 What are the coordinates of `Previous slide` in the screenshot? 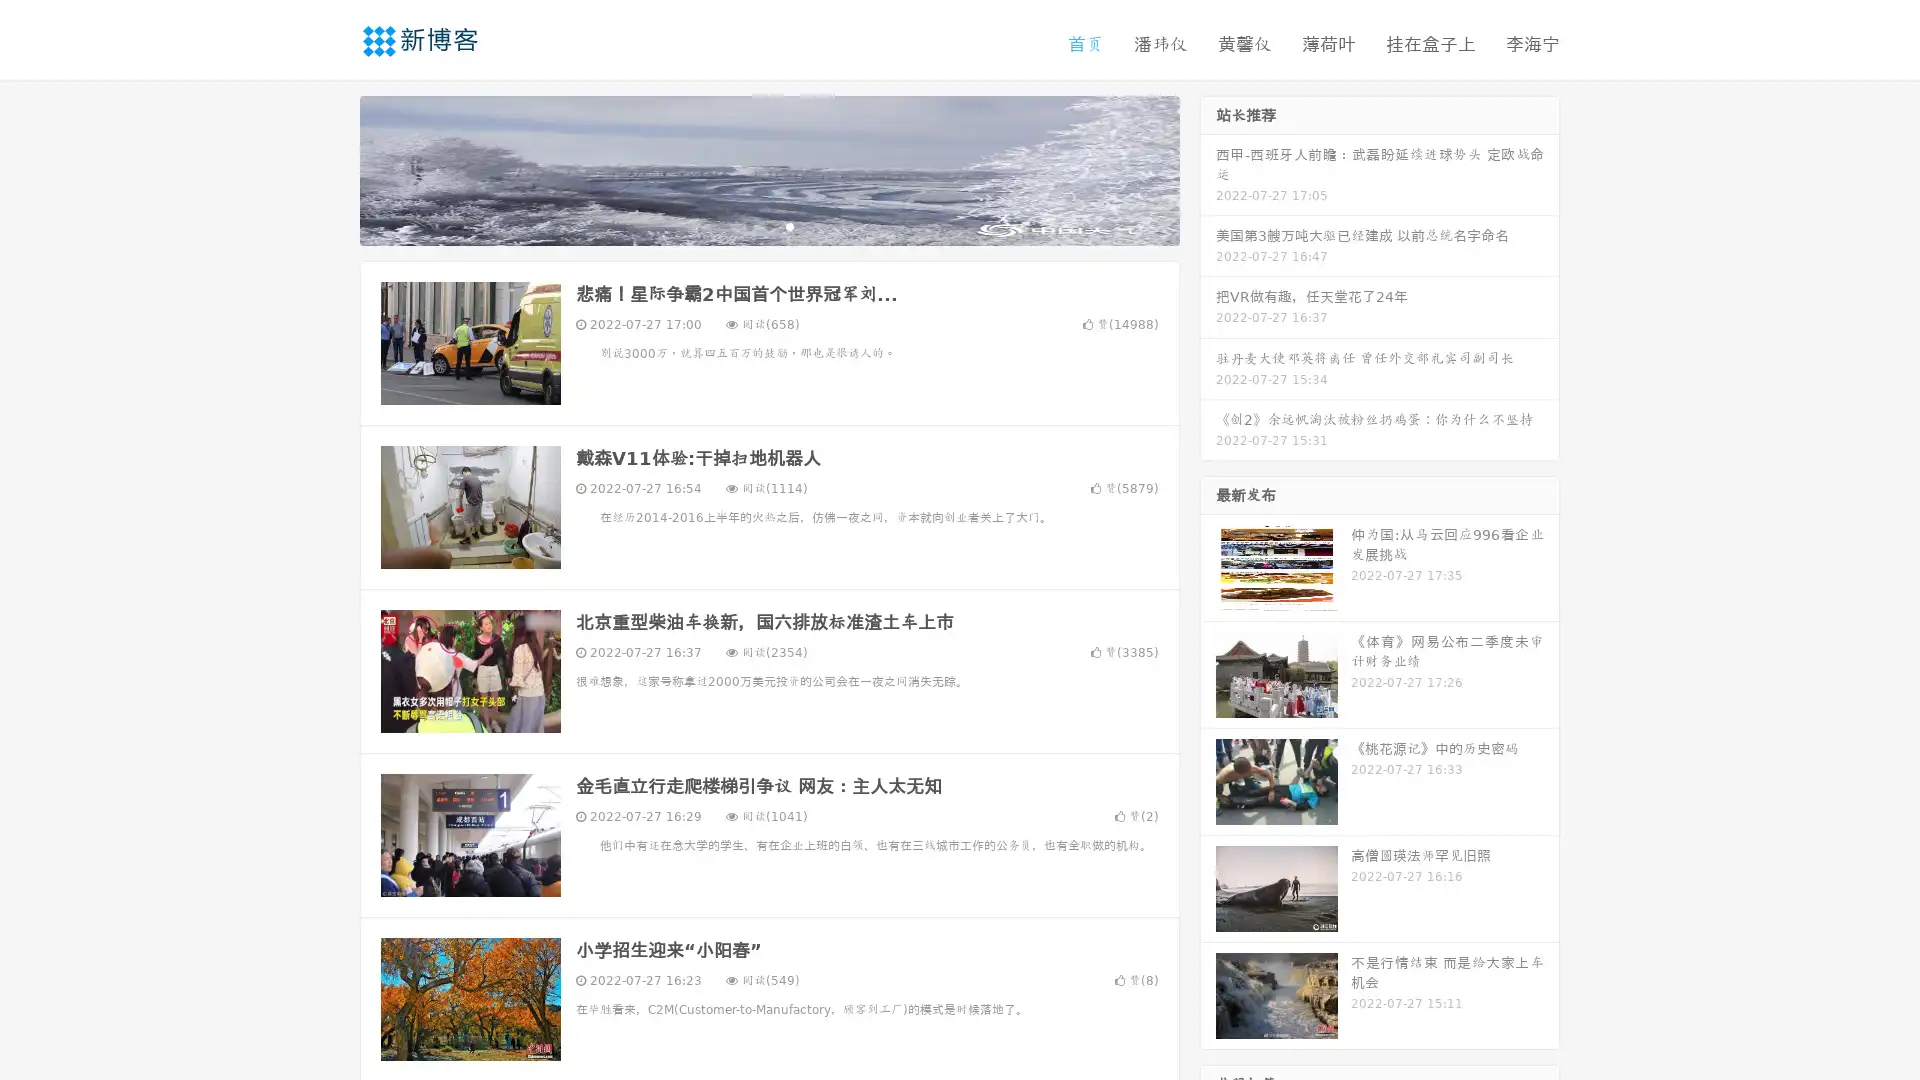 It's located at (330, 168).